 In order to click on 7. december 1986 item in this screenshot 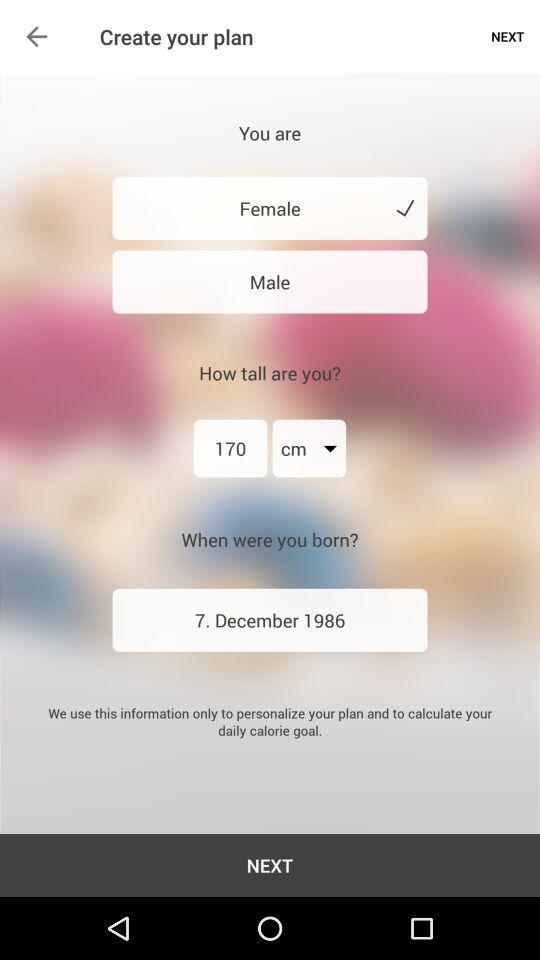, I will do `click(270, 619)`.